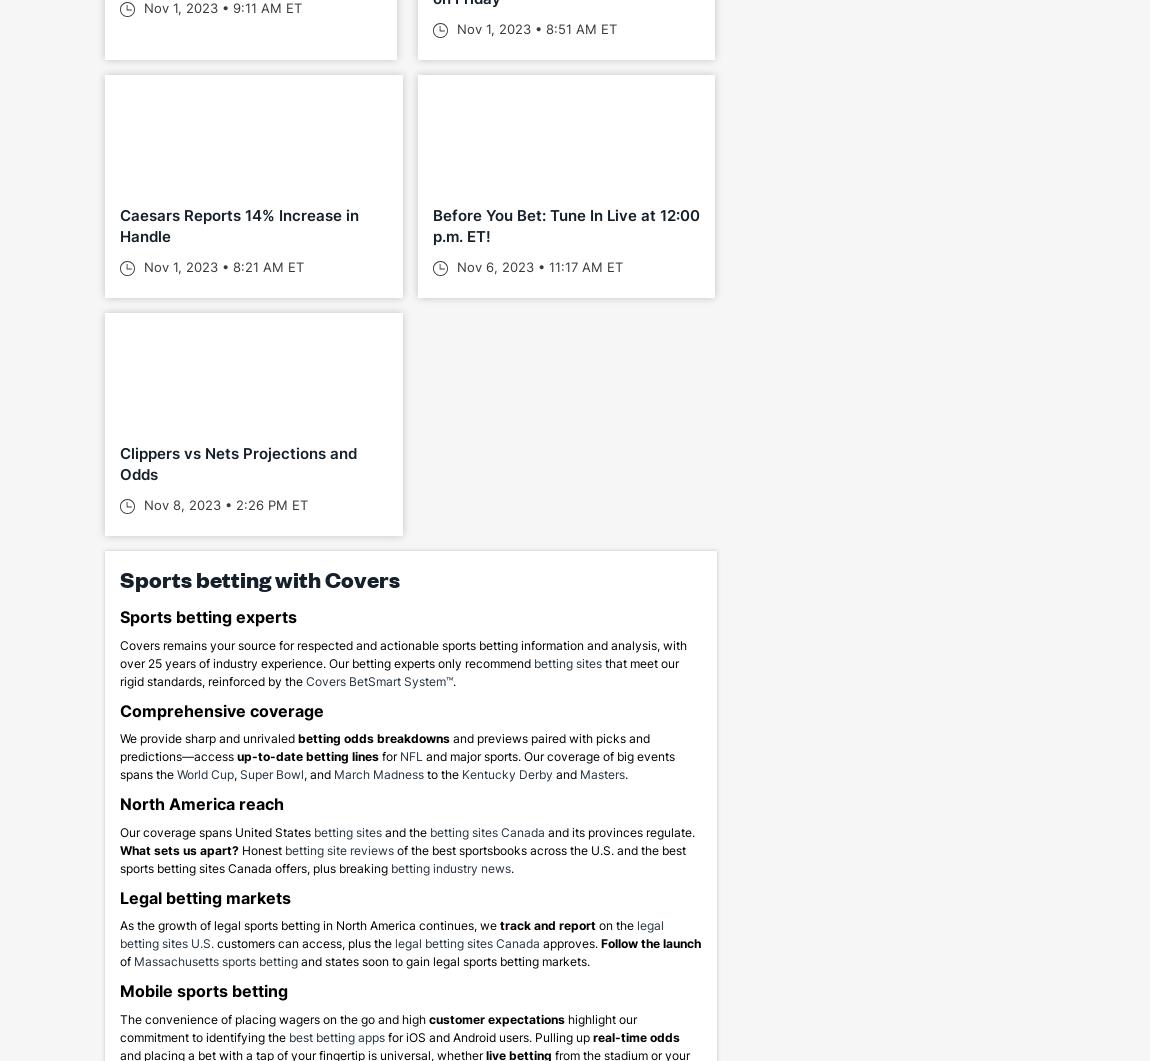 The image size is (1150, 1061). Describe the element at coordinates (118, 652) in the screenshot. I see `'Covers remains your source for respected and actionable sports betting information and analysis, with over 25 years of industry experience. Our betting experts only recommend'` at that location.